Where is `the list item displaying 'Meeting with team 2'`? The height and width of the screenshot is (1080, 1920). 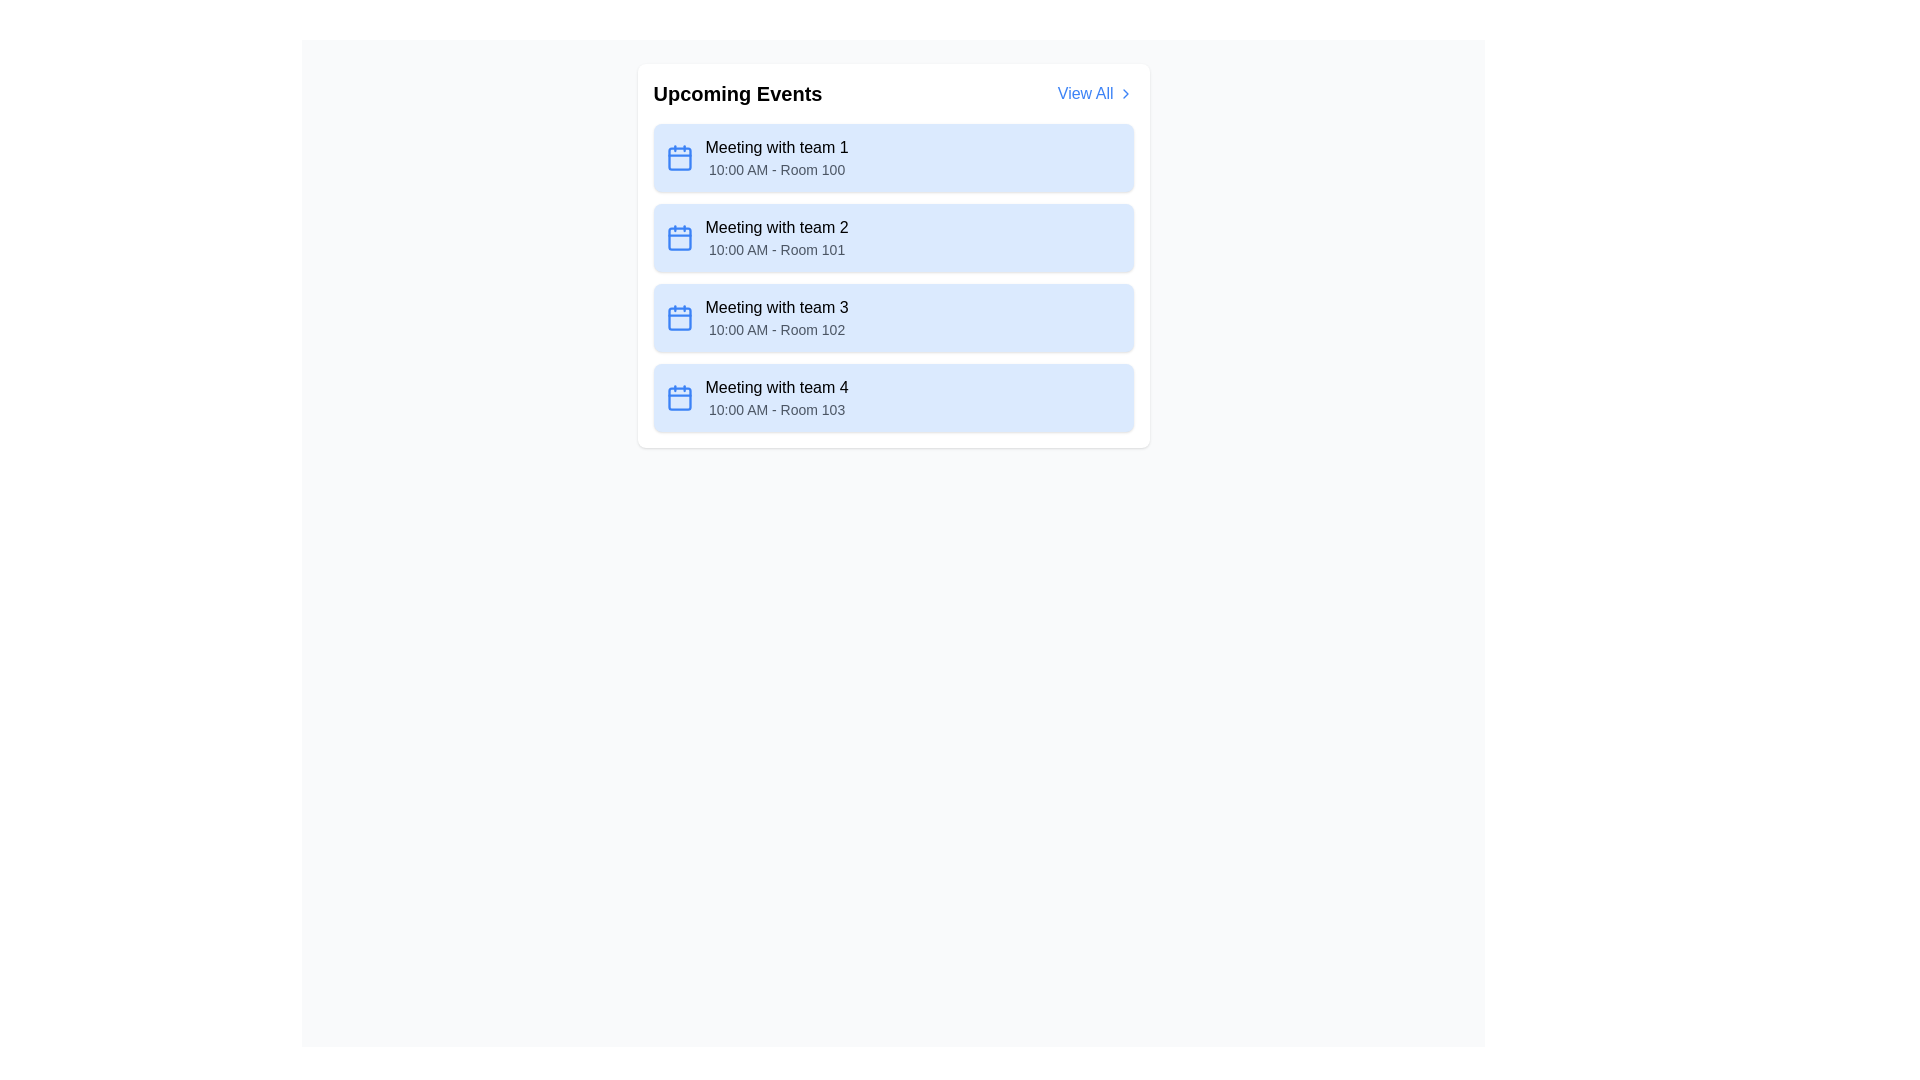 the list item displaying 'Meeting with team 2' is located at coordinates (892, 254).